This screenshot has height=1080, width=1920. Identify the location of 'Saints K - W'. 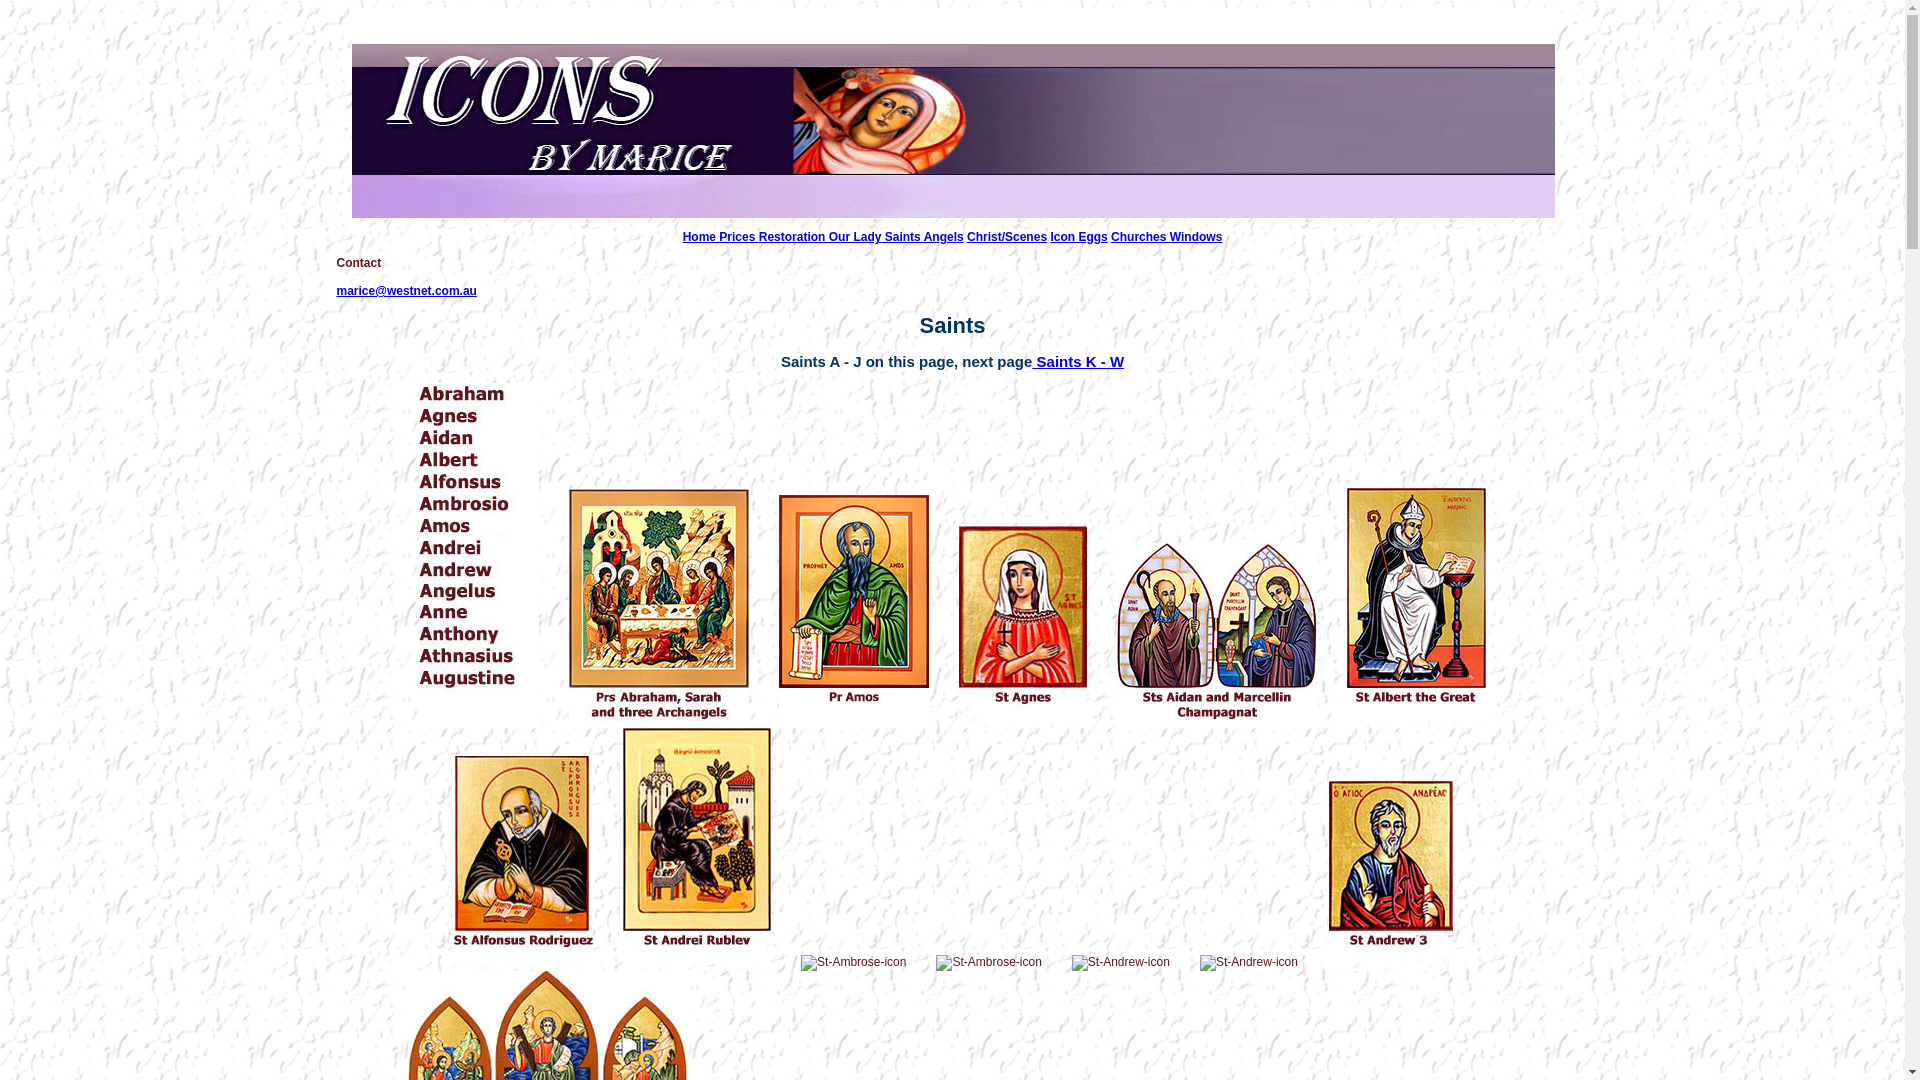
(1077, 361).